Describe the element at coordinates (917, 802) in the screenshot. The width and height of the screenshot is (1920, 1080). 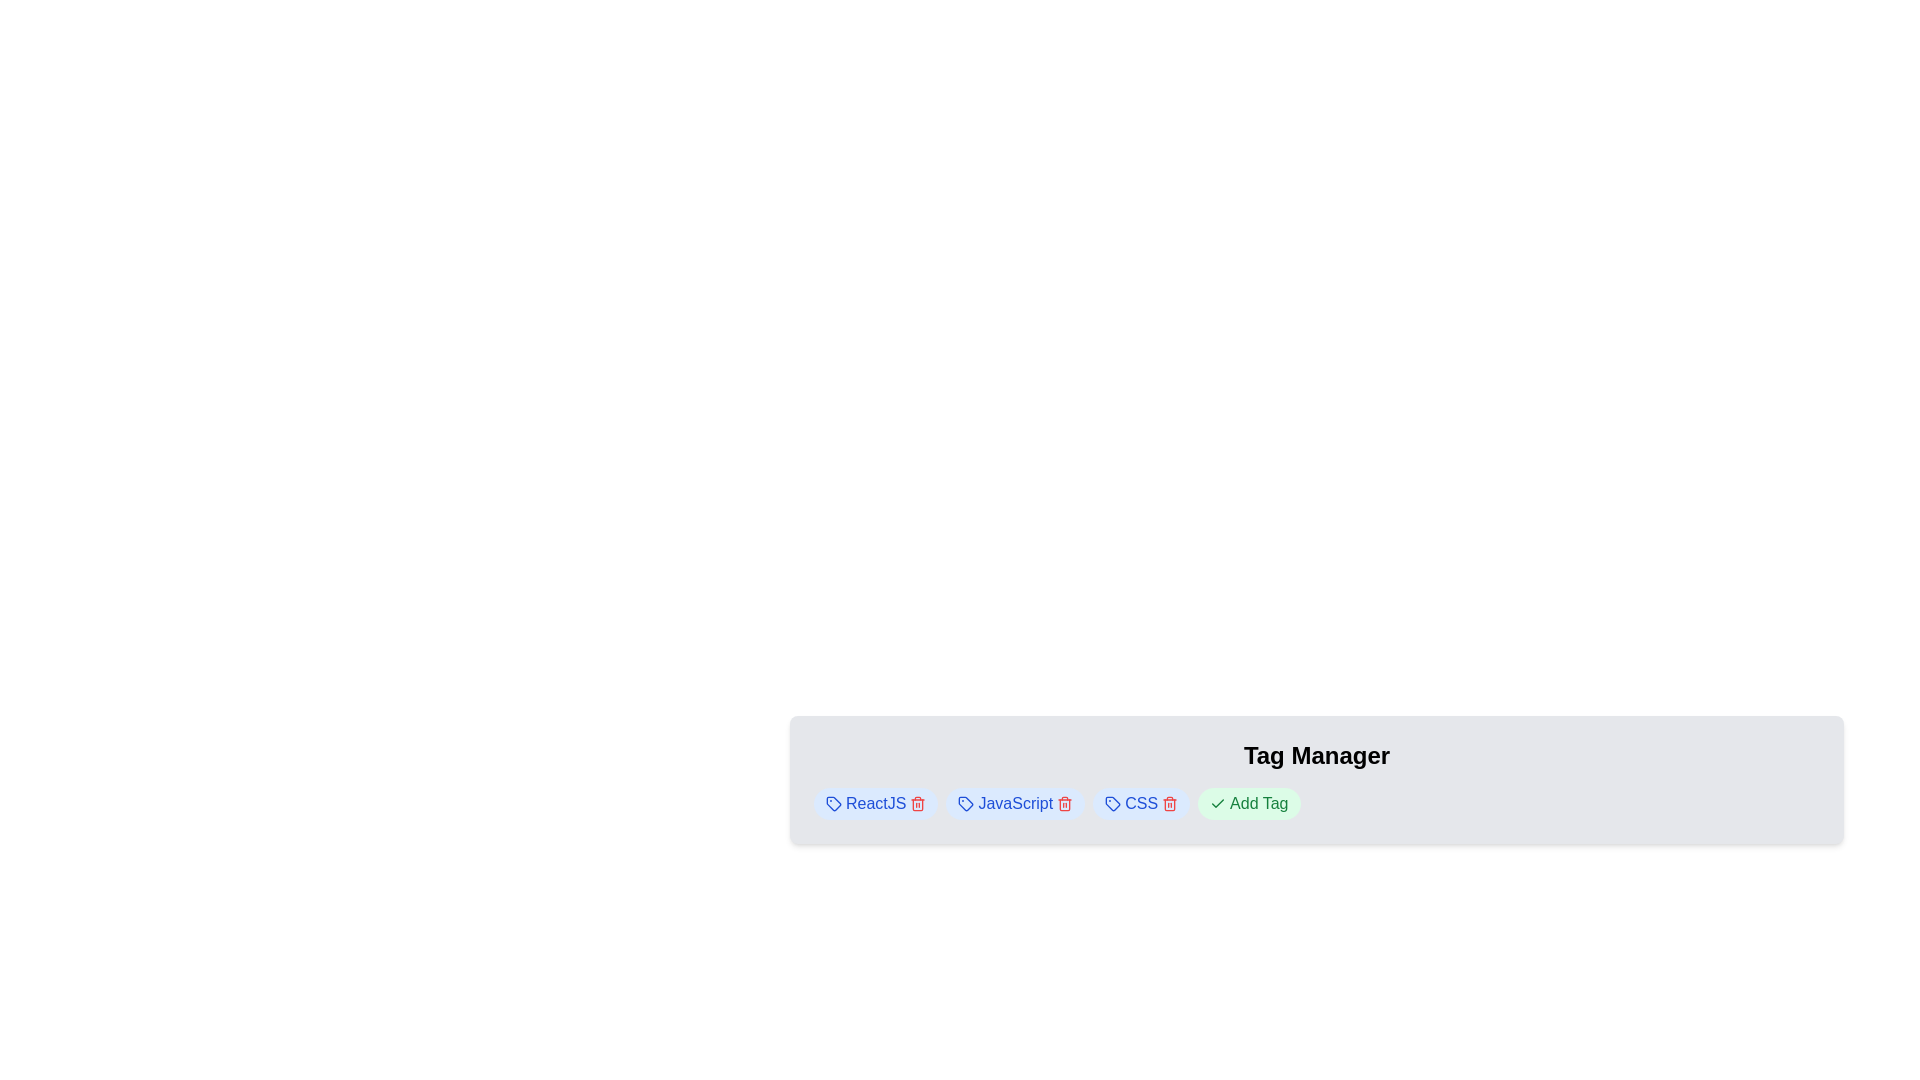
I see `the small red trash icon button` at that location.